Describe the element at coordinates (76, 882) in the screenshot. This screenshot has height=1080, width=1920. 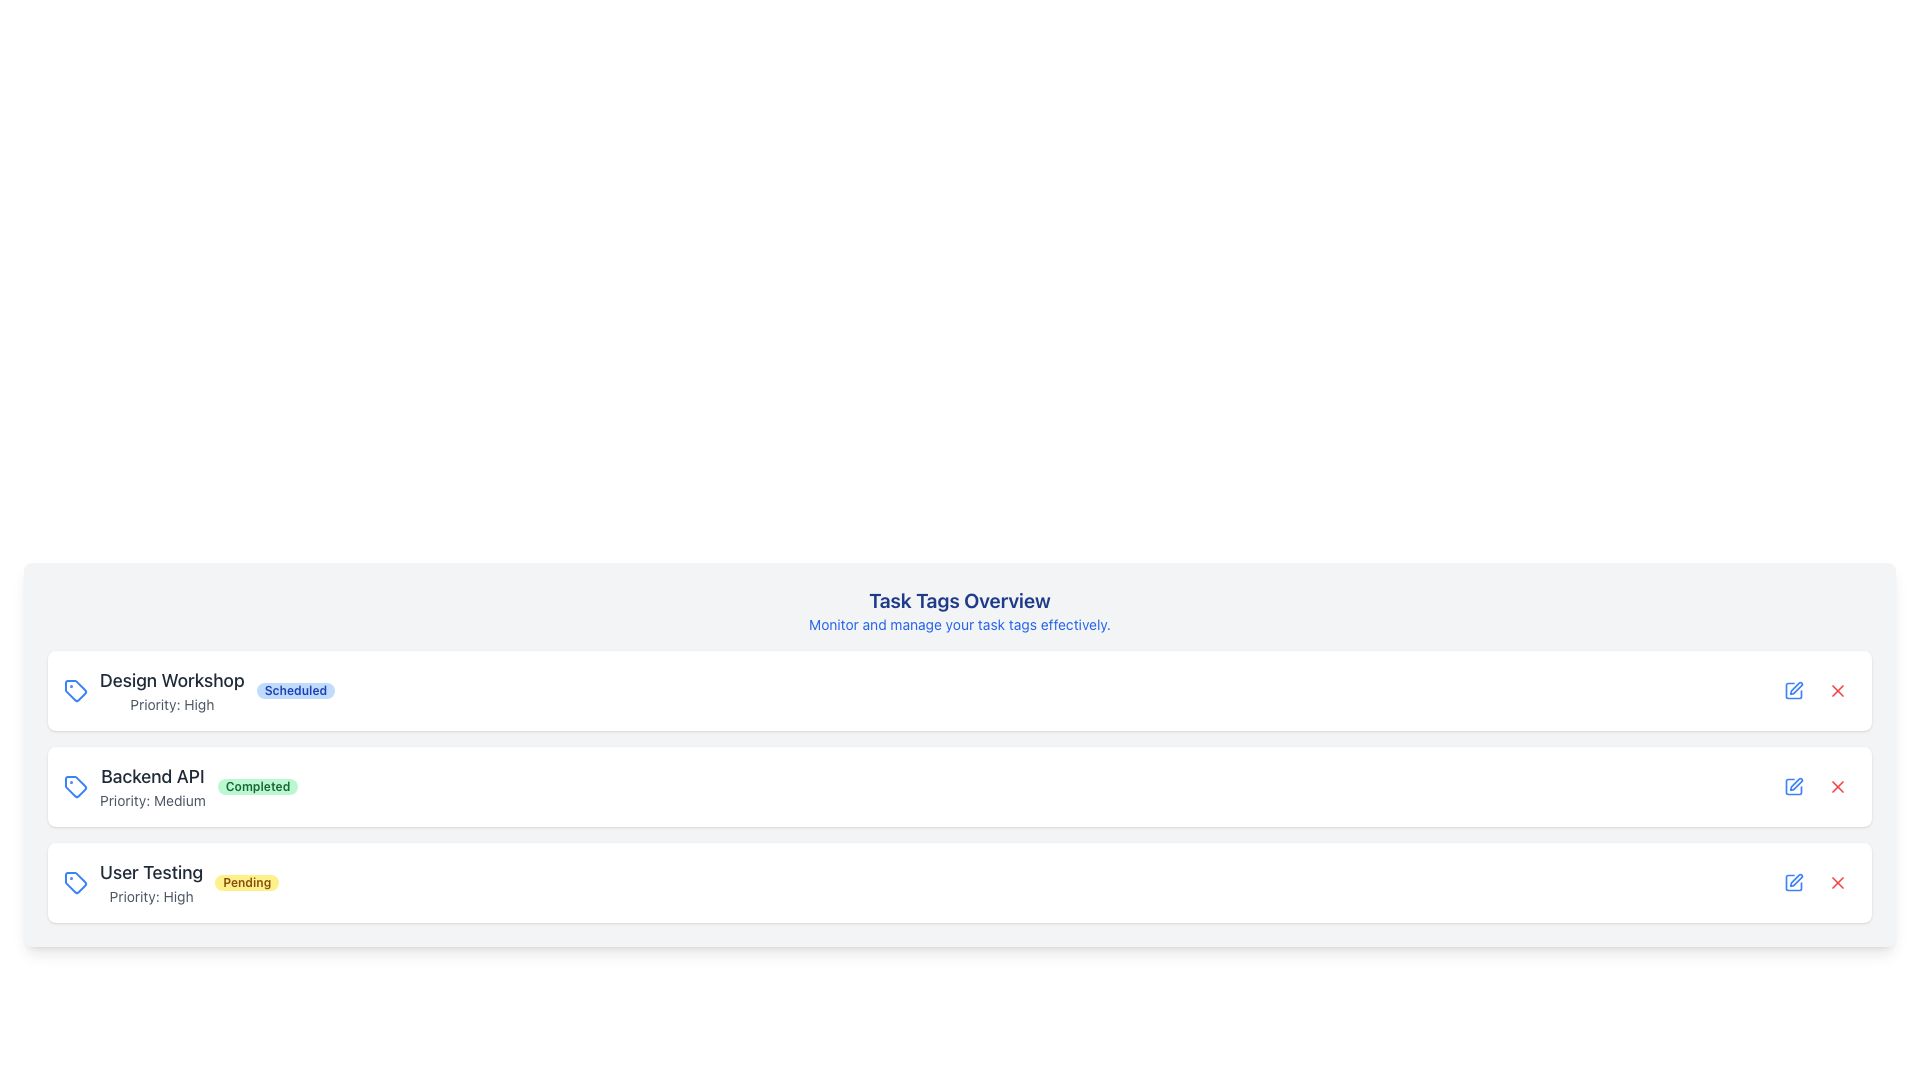
I see `the small blue-colored tag icon located to the left of the text label 'User Testing'` at that location.